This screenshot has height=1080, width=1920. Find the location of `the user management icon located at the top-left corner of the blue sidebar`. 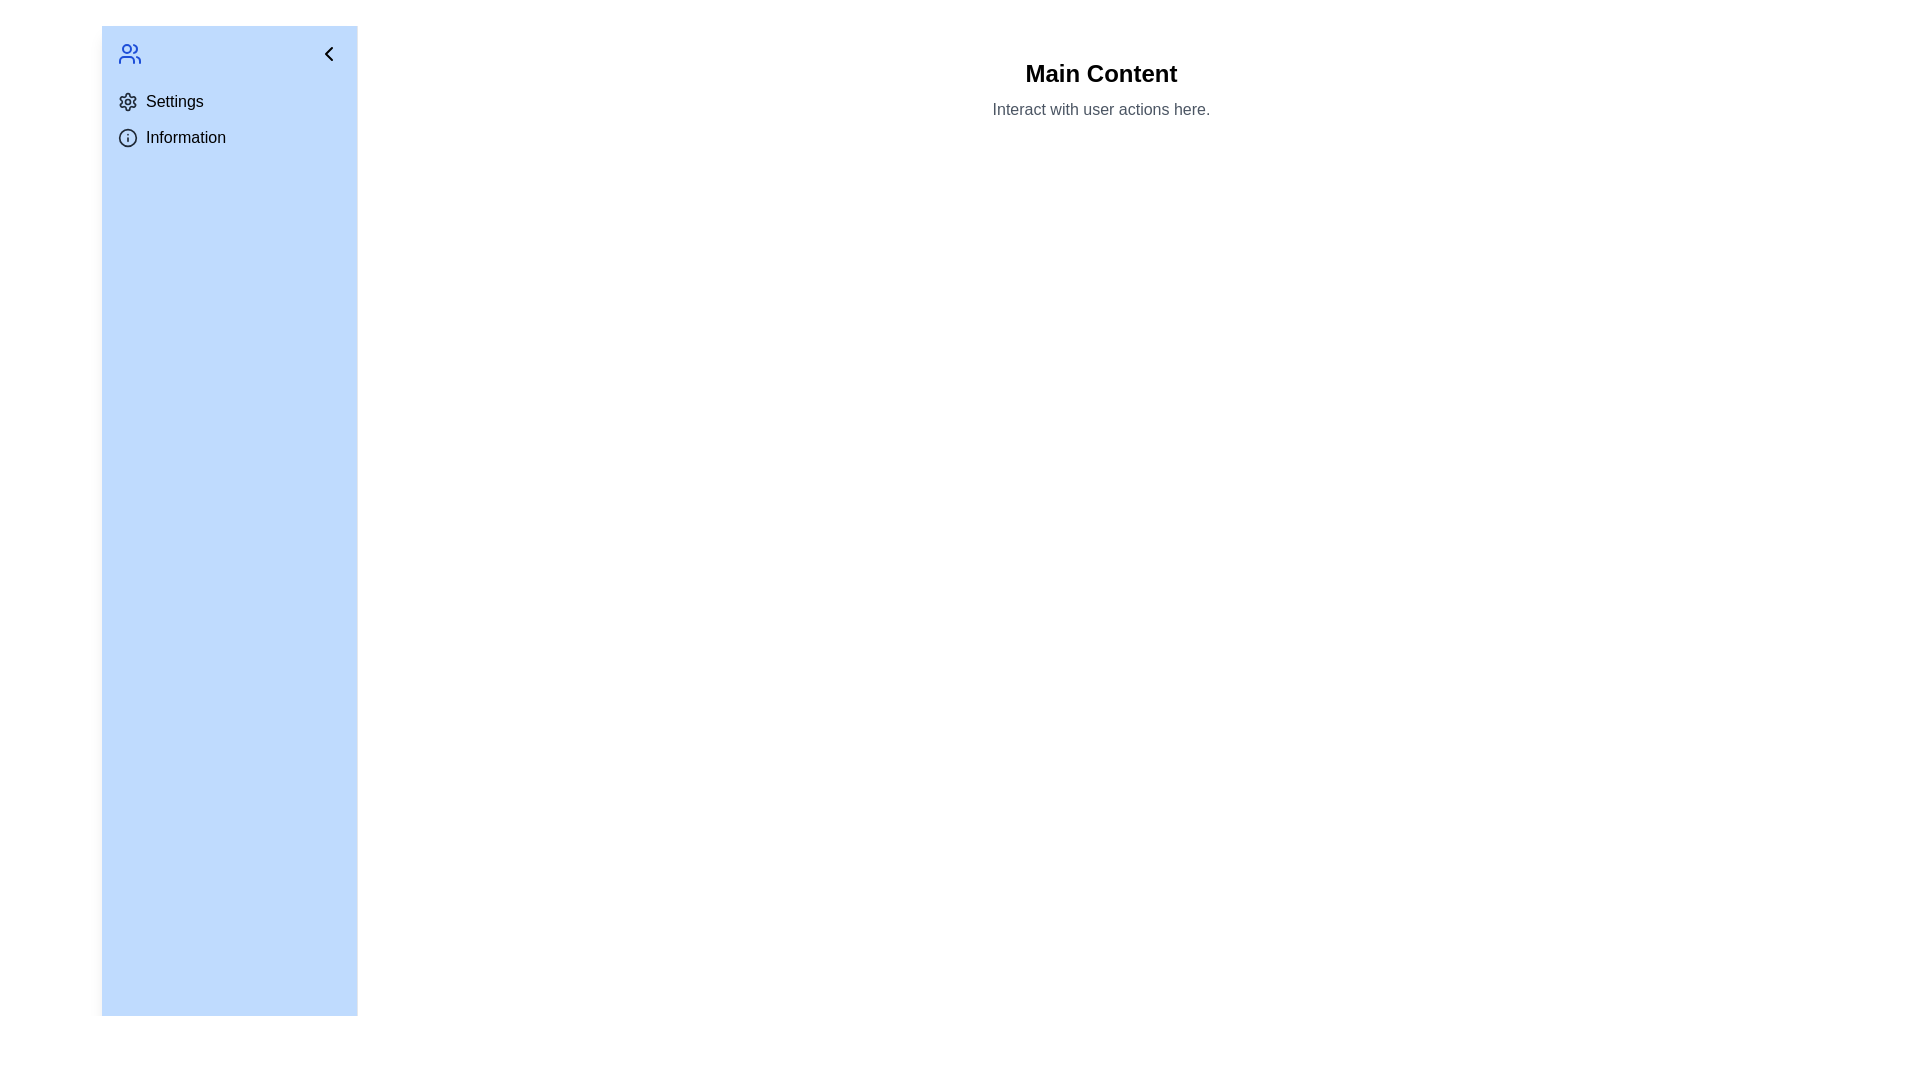

the user management icon located at the top-left corner of the blue sidebar is located at coordinates (128, 53).